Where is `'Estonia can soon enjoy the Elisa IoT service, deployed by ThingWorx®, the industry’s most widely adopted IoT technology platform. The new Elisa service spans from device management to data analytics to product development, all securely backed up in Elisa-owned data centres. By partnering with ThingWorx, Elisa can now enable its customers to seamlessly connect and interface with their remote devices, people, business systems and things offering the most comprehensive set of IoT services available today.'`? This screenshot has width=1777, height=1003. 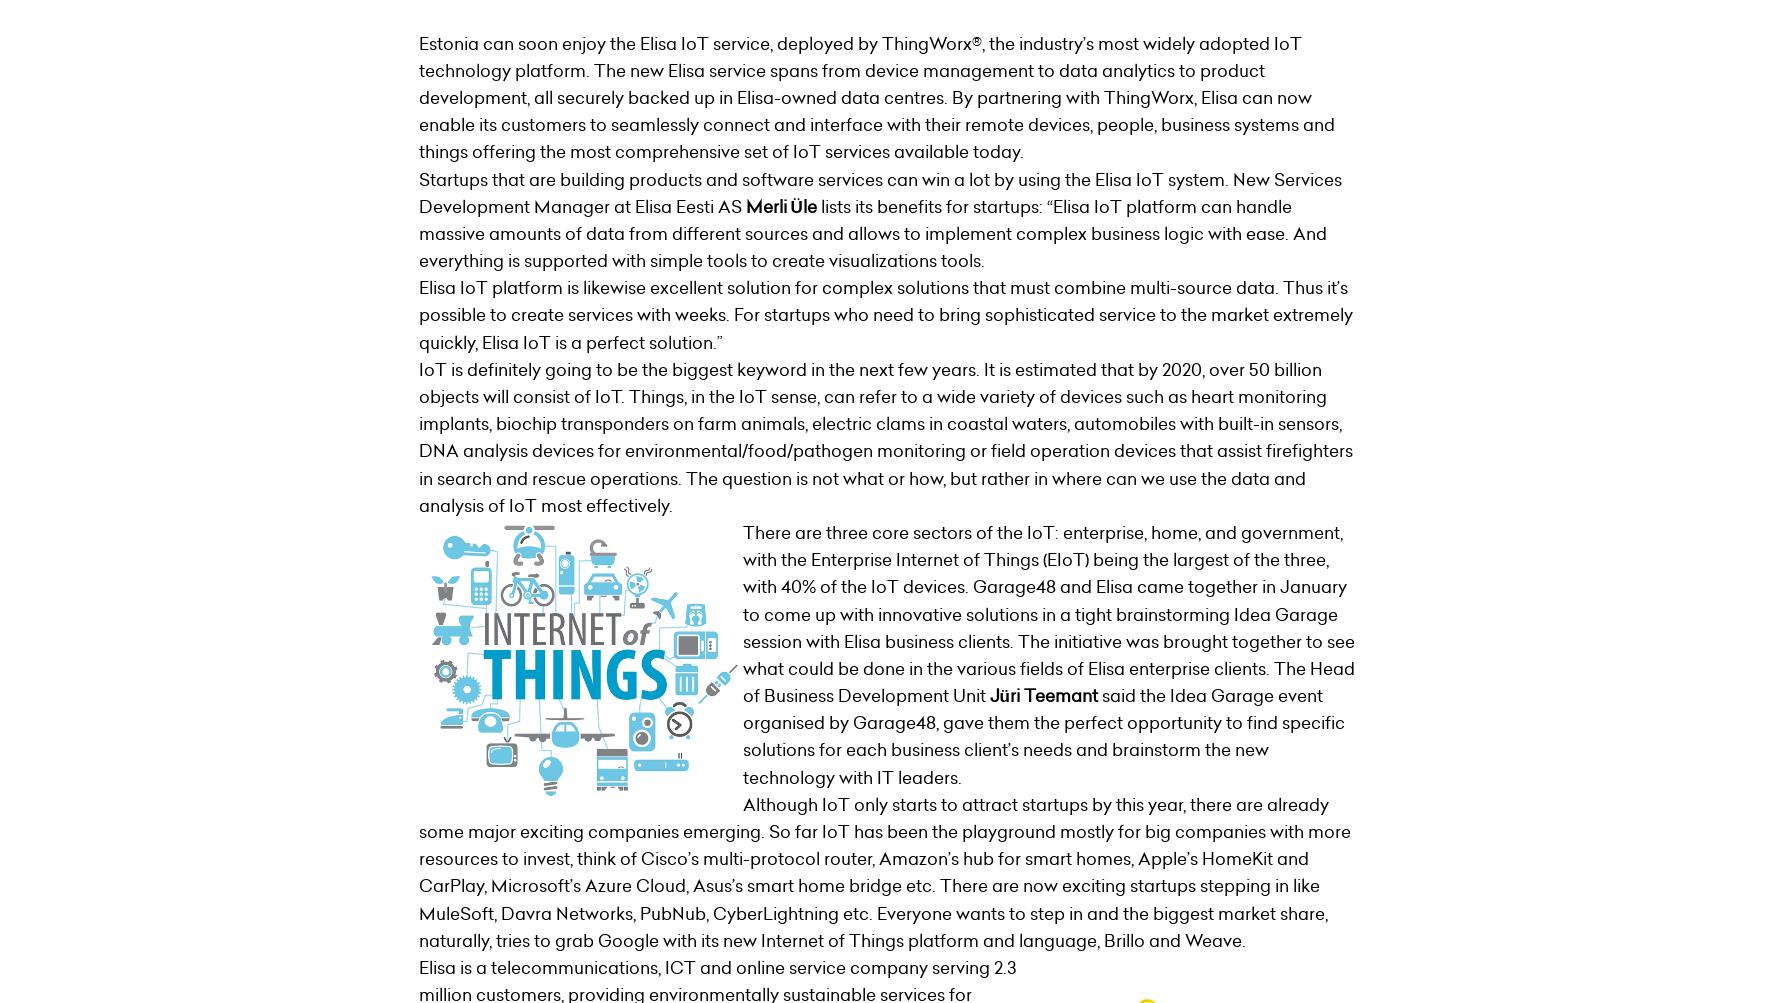 'Estonia can soon enjoy the Elisa IoT service, deployed by ThingWorx®, the industry’s most widely adopted IoT technology platform. The new Elisa service spans from device management to data analytics to product development, all securely backed up in Elisa-owned data centres. By partnering with ThingWorx, Elisa can now enable its customers to seamlessly connect and interface with their remote devices, people, business systems and things offering the most comprehensive set of IoT services available today.' is located at coordinates (875, 97).